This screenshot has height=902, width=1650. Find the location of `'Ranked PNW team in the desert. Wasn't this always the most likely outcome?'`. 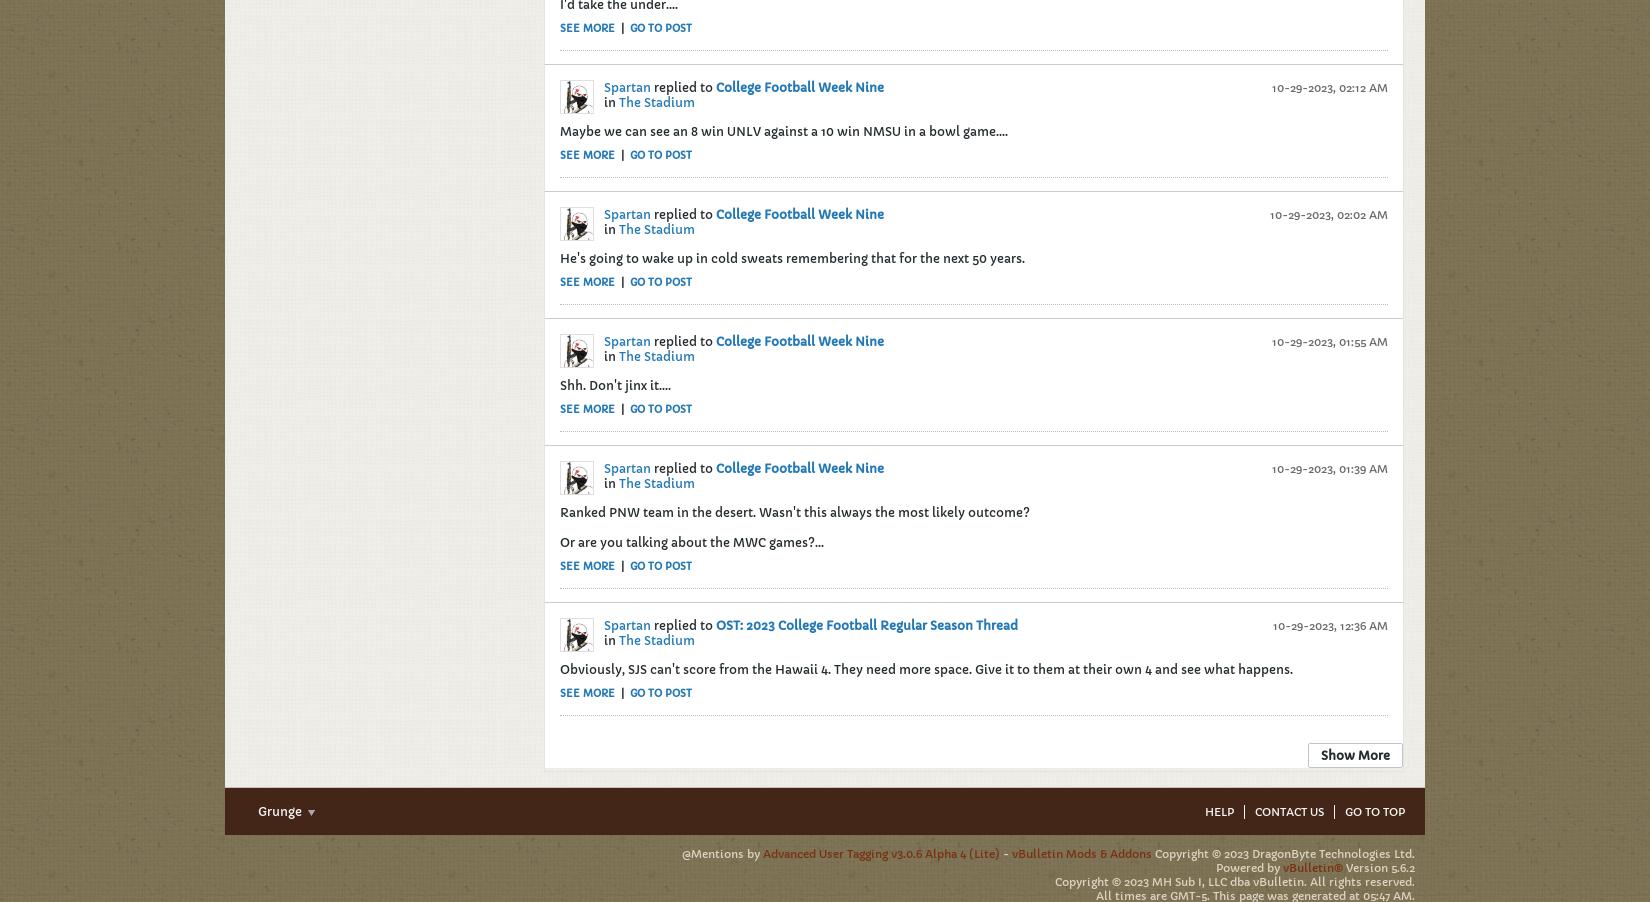

'Ranked PNW team in the desert. Wasn't this always the most likely outcome?' is located at coordinates (793, 511).